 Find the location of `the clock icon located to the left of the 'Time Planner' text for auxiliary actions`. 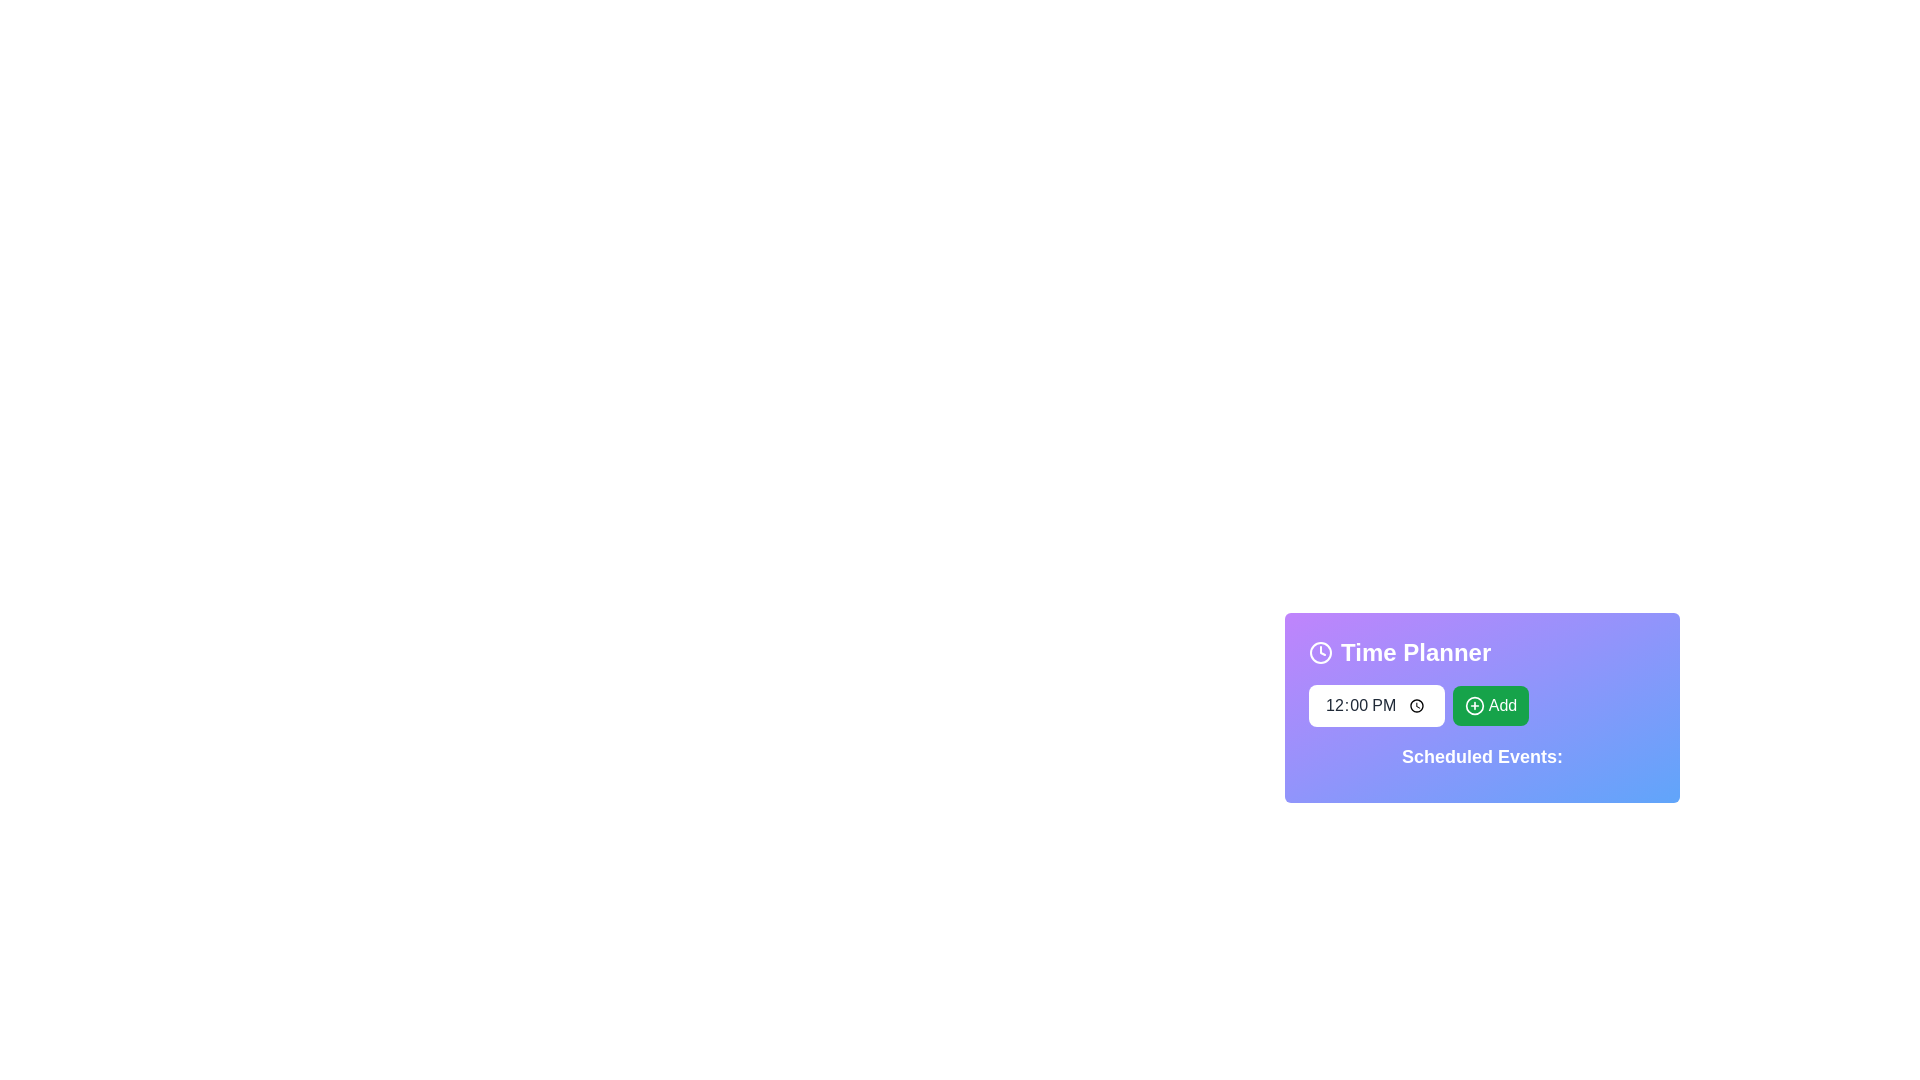

the clock icon located to the left of the 'Time Planner' text for auxiliary actions is located at coordinates (1320, 652).